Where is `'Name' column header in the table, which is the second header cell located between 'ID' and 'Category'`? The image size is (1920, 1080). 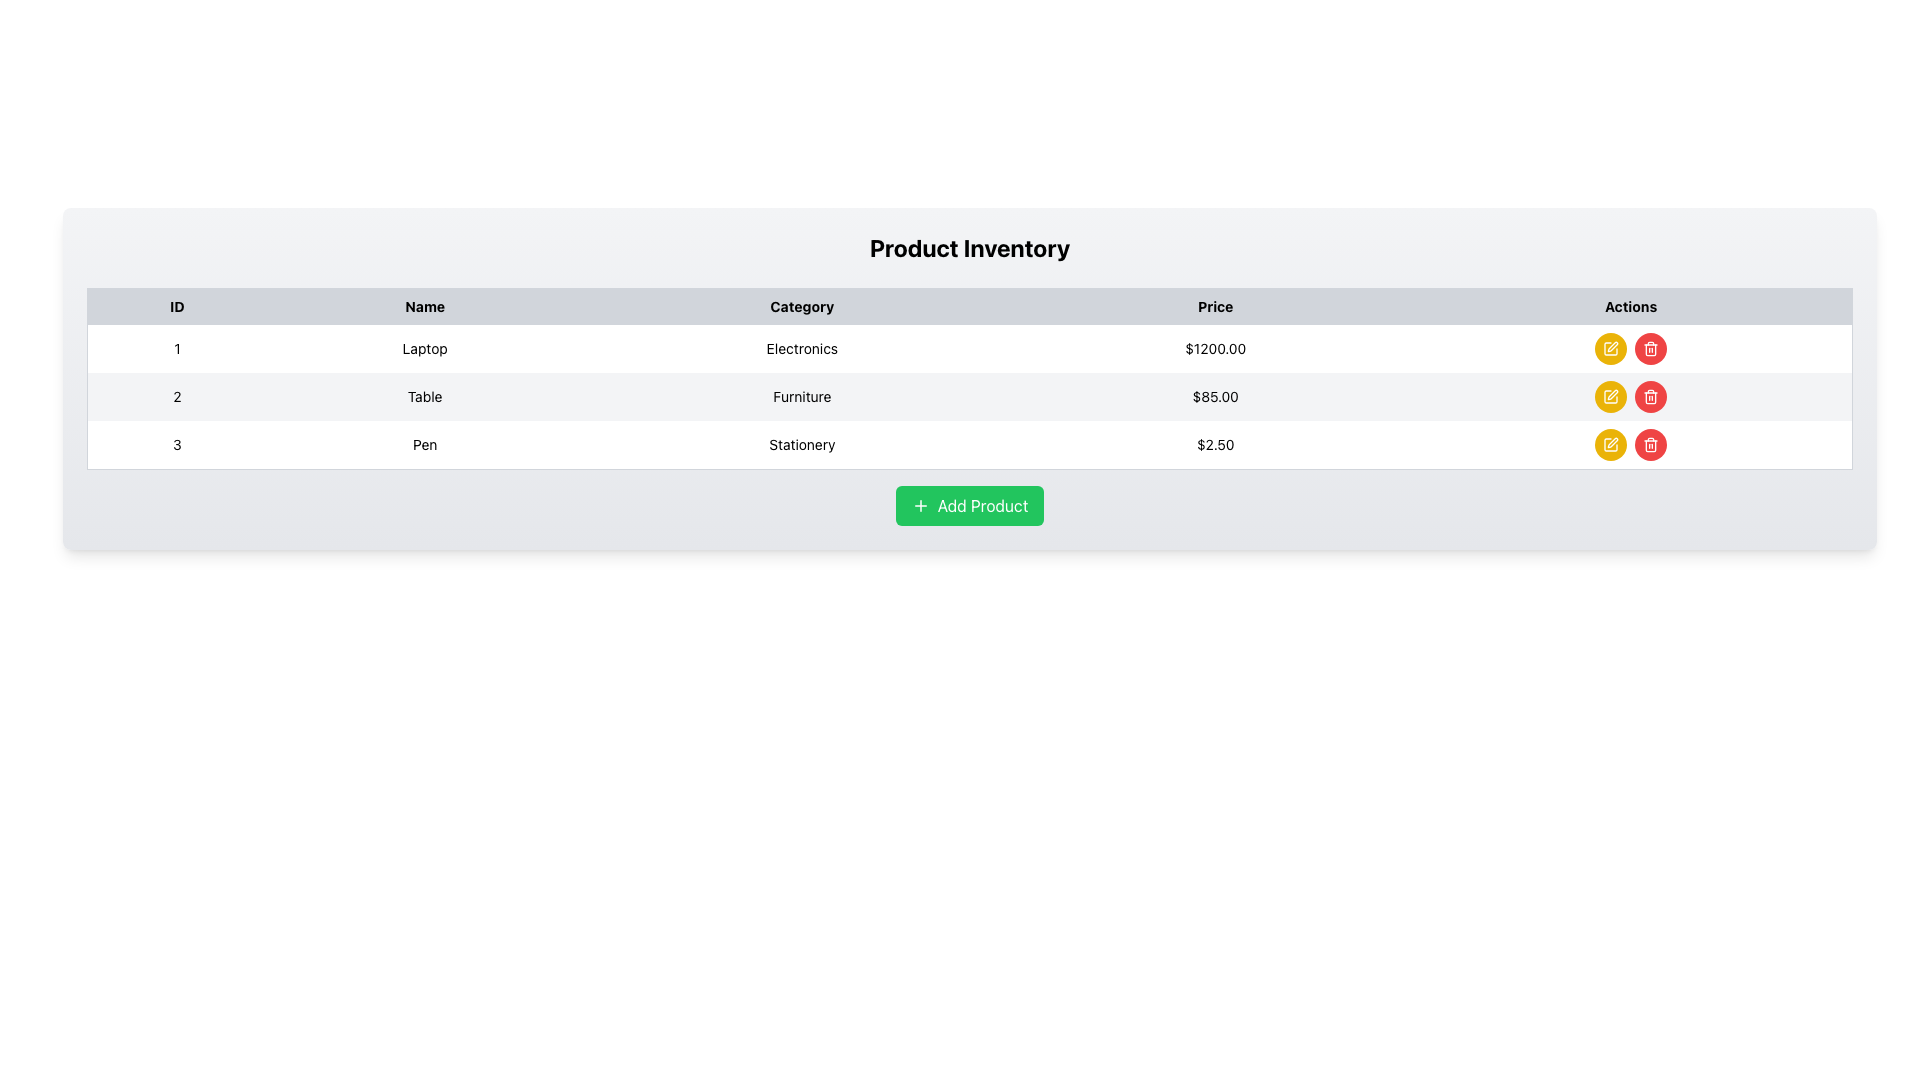
'Name' column header in the table, which is the second header cell located between 'ID' and 'Category' is located at coordinates (424, 306).